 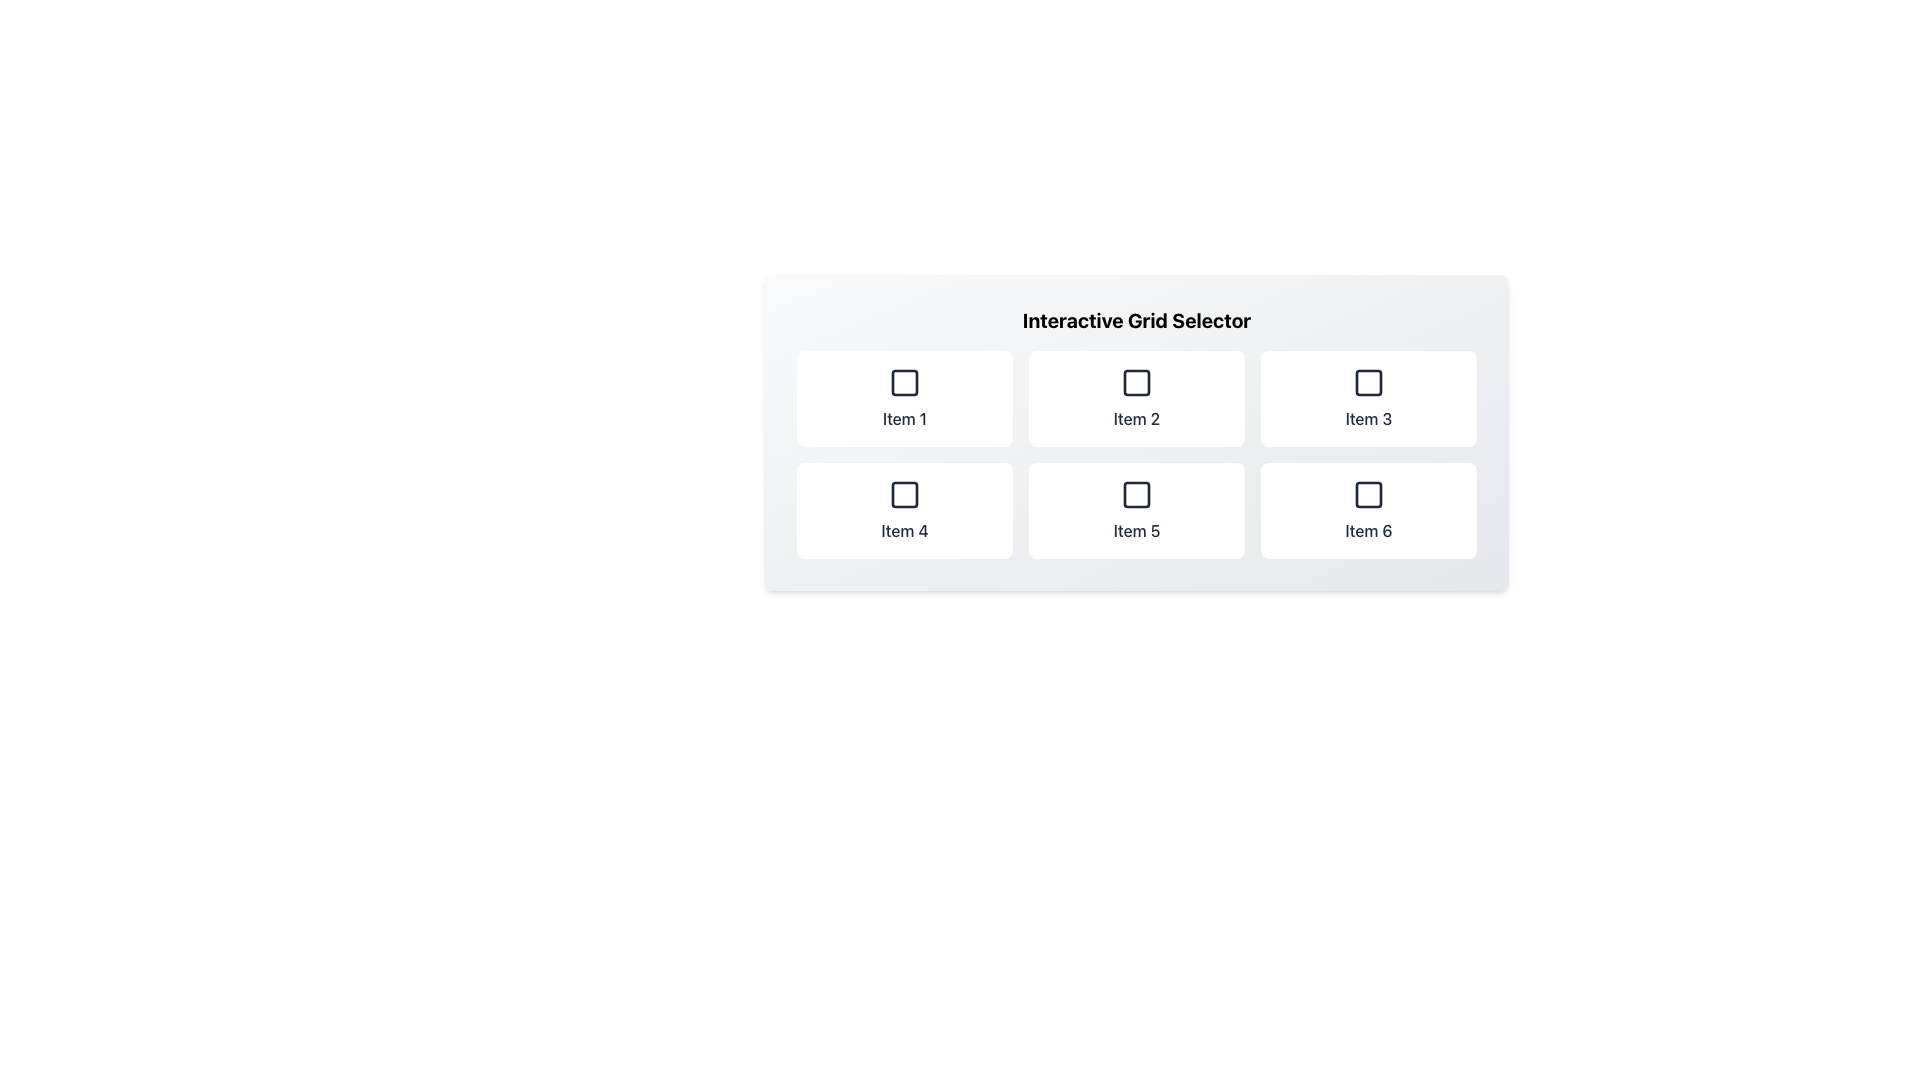 What do you see at coordinates (904, 494) in the screenshot?
I see `the square vector graphic icon located in the second row and first column of the grid layout, which serves as a visual indicator for selection above the label 'Item 4.'` at bounding box center [904, 494].